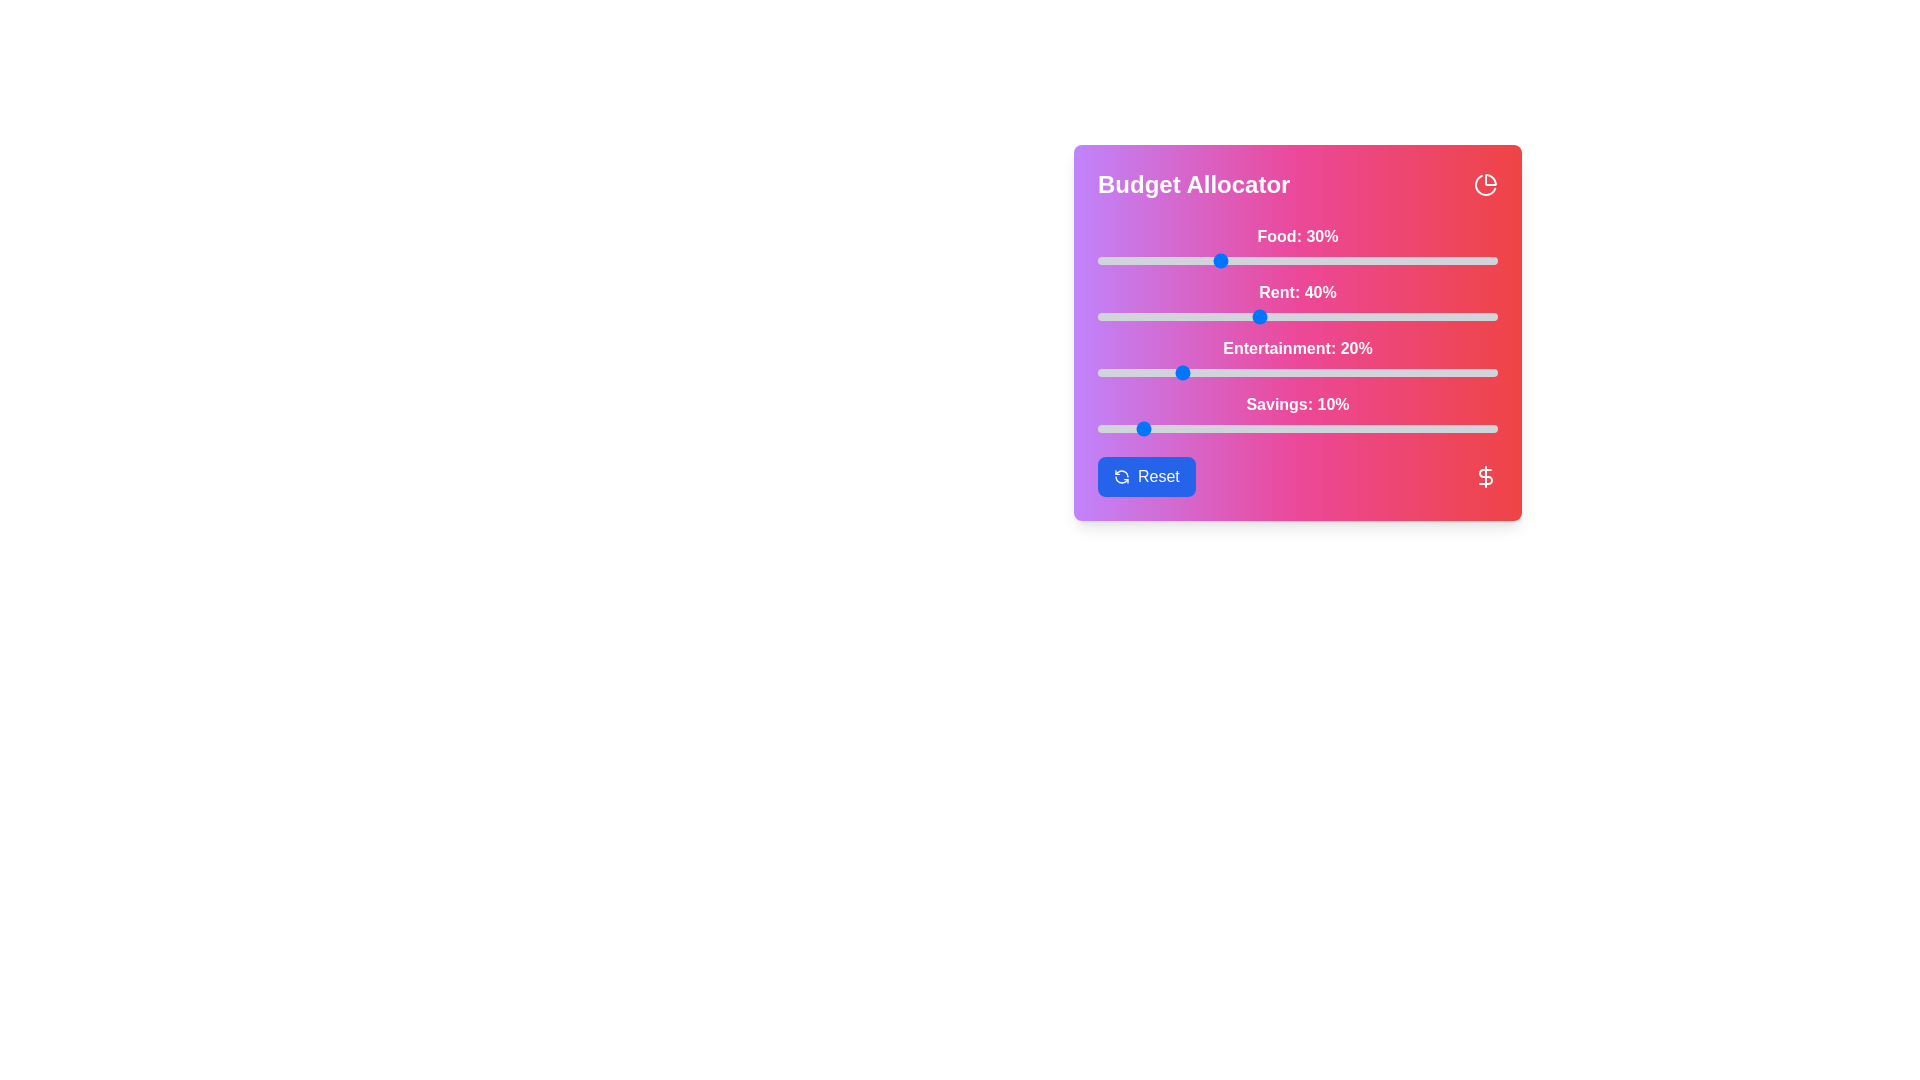 The width and height of the screenshot is (1920, 1080). I want to click on the rent slider, so click(1112, 315).